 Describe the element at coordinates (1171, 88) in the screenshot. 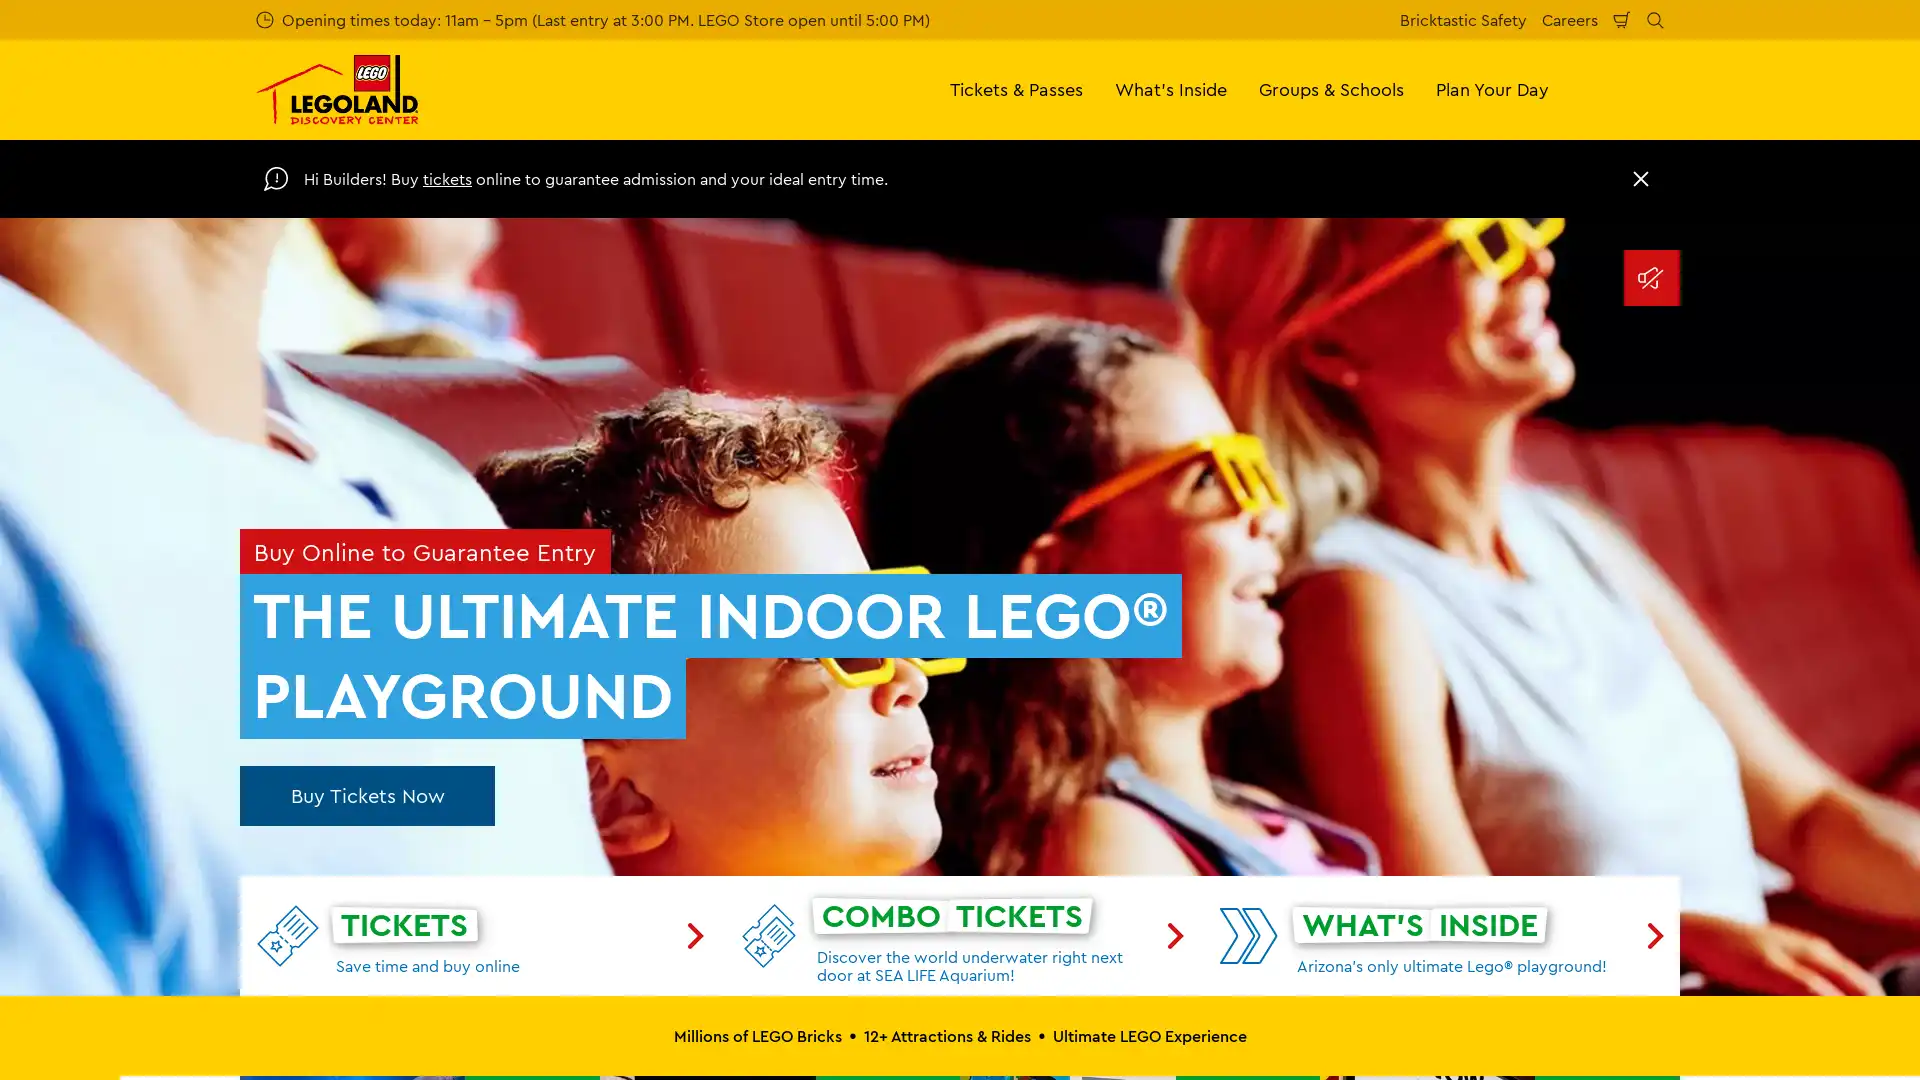

I see `What's Inside` at that location.